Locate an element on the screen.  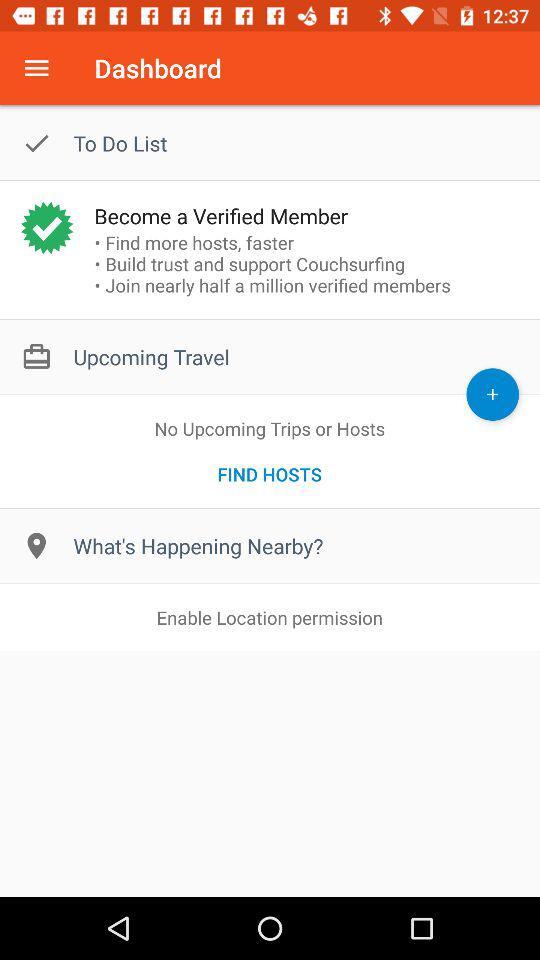
menu is located at coordinates (36, 68).